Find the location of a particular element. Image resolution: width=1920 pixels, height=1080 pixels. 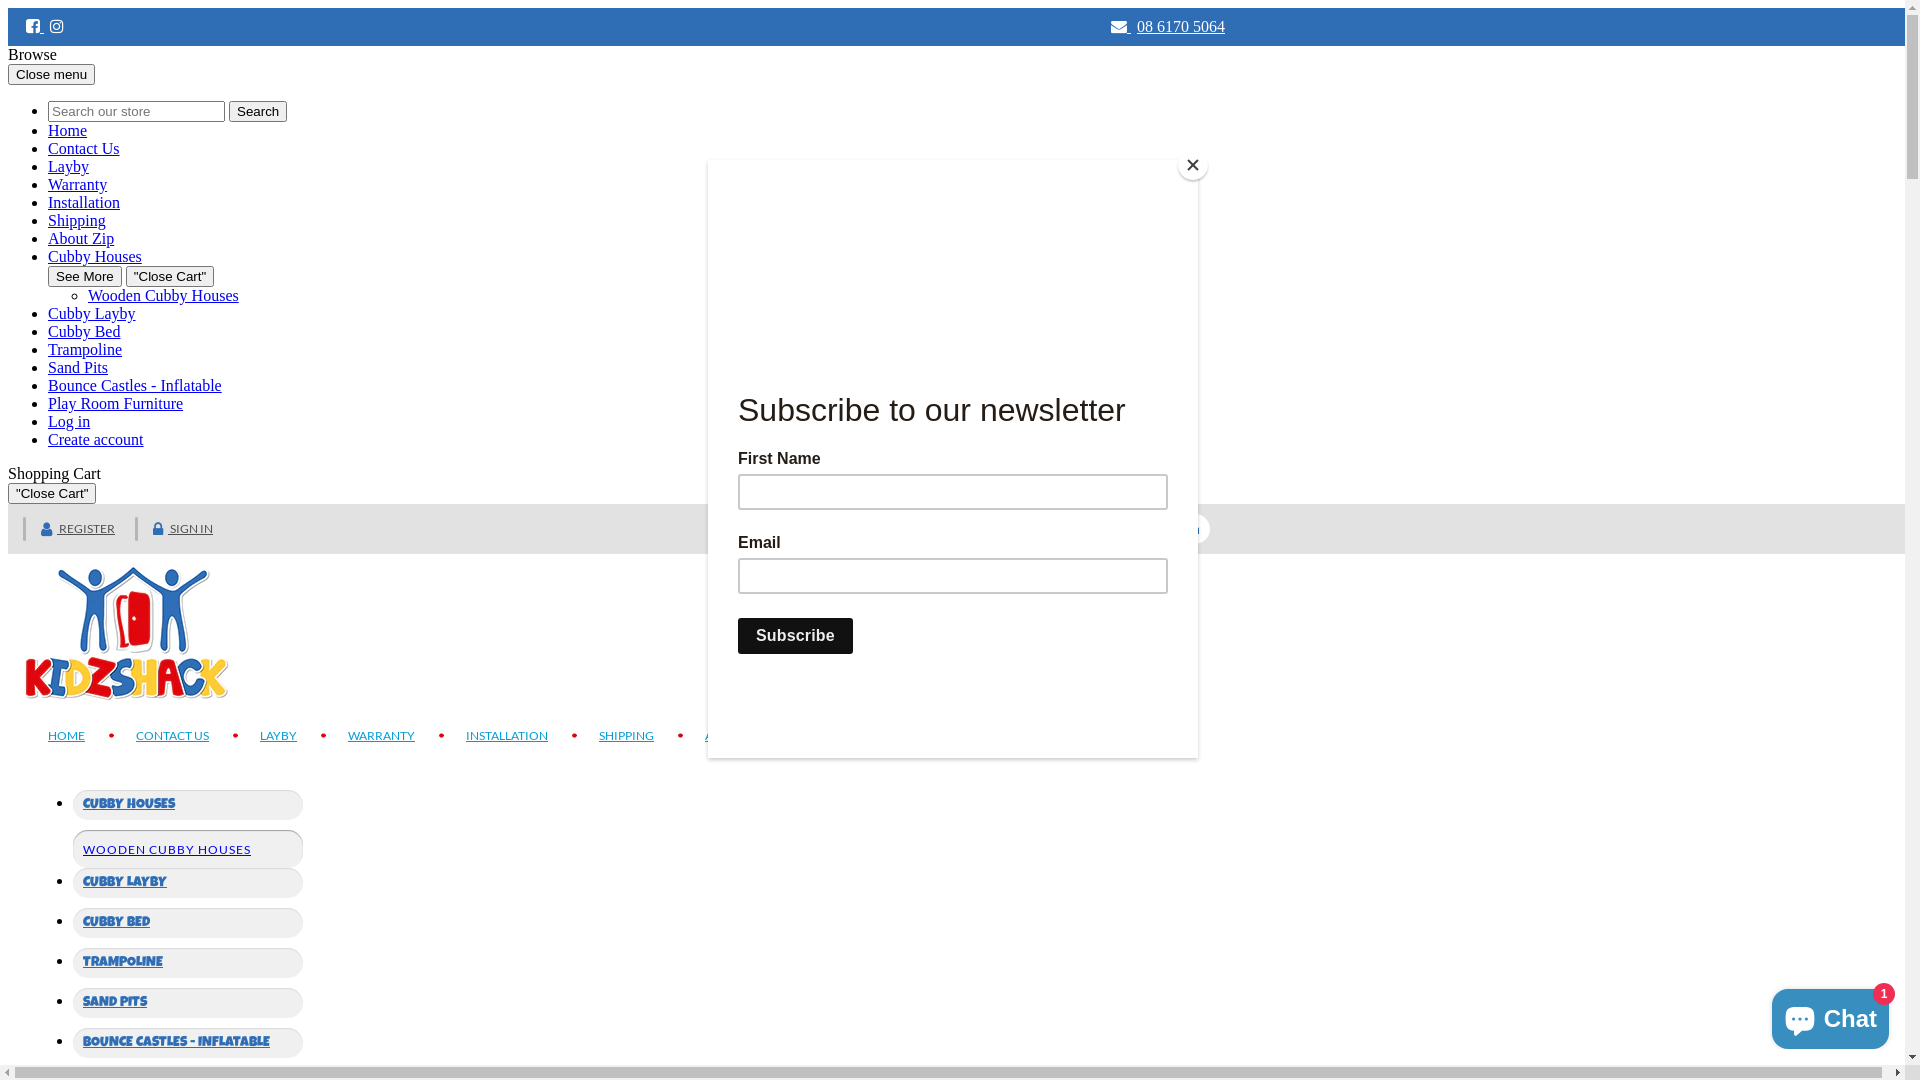

'See More' is located at coordinates (48, 276).